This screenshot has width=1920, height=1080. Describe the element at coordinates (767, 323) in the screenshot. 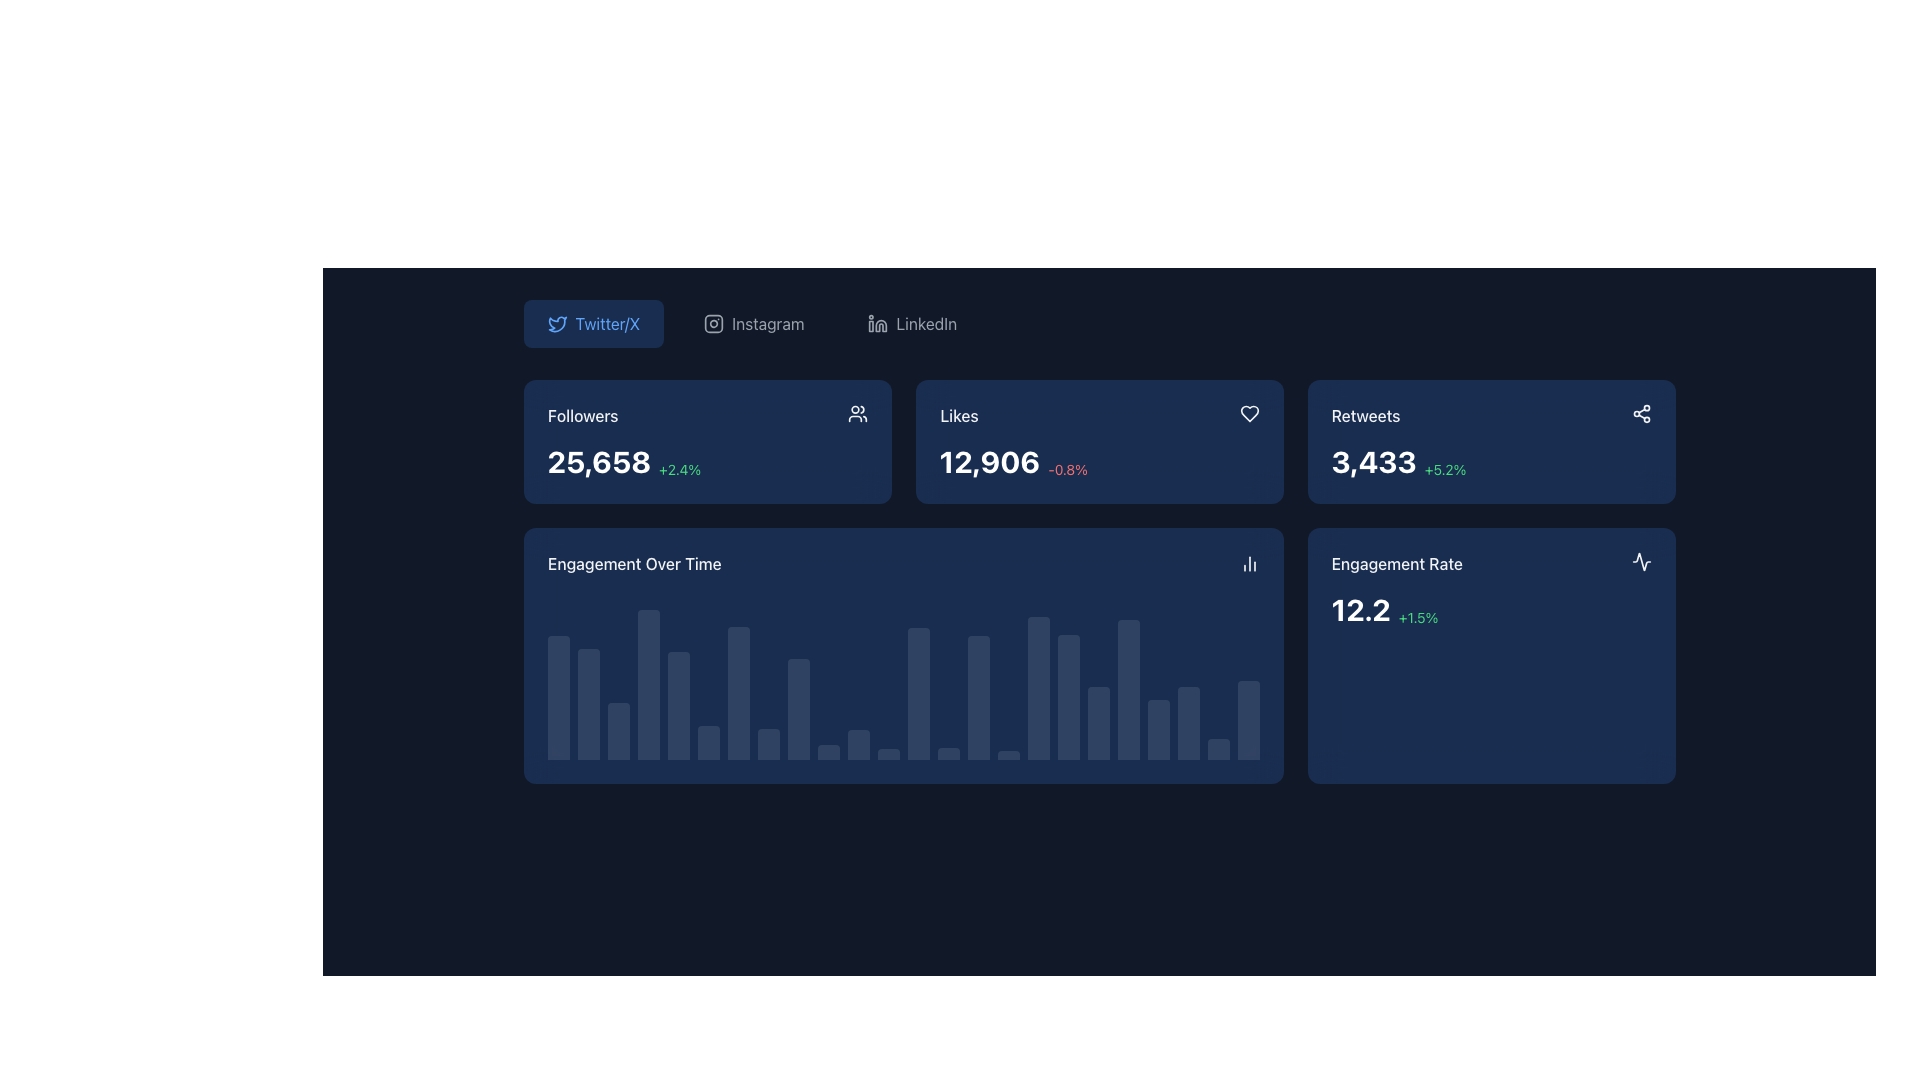

I see `styling or properties of the 'Instagram' text label, which is displayed in a subdued color and is part of the navigation area, located between 'Twitter/X' and 'LinkedIn'` at that location.